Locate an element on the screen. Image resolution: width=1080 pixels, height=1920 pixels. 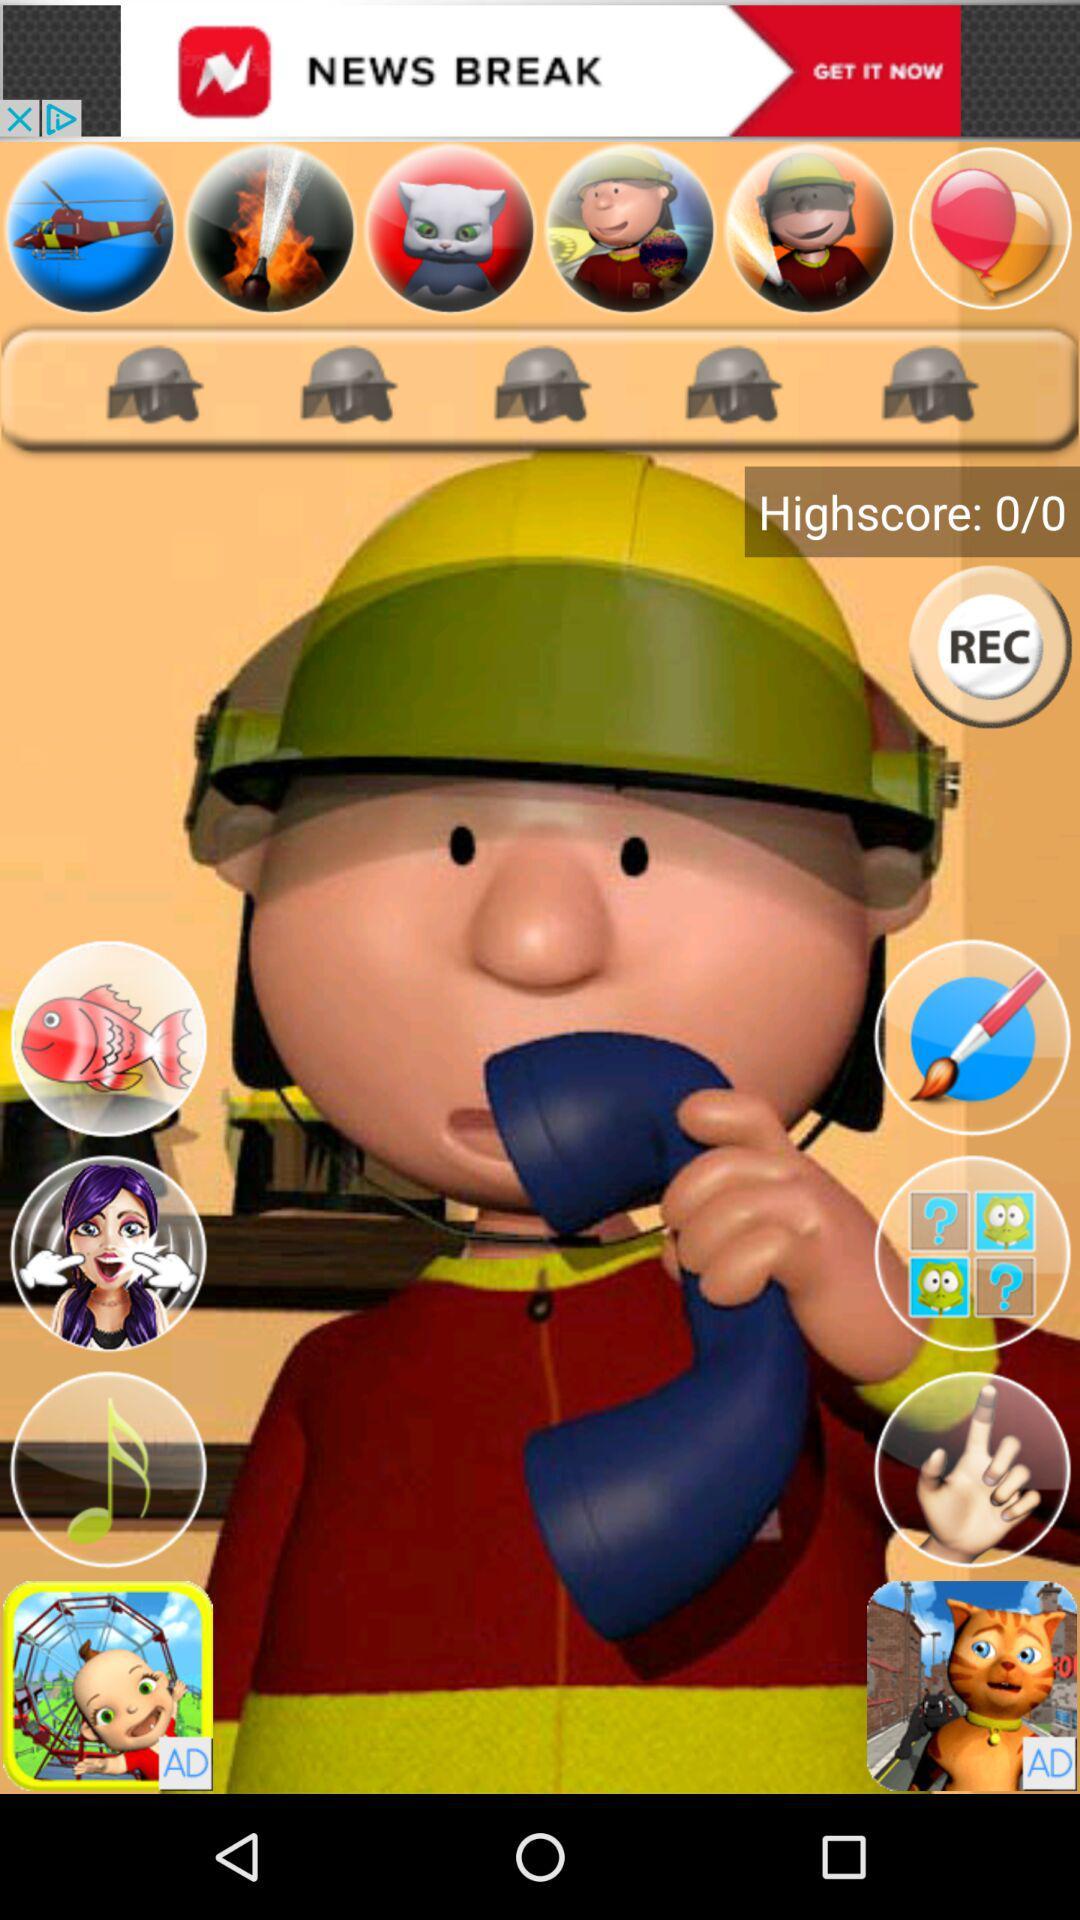
water hose is located at coordinates (270, 228).